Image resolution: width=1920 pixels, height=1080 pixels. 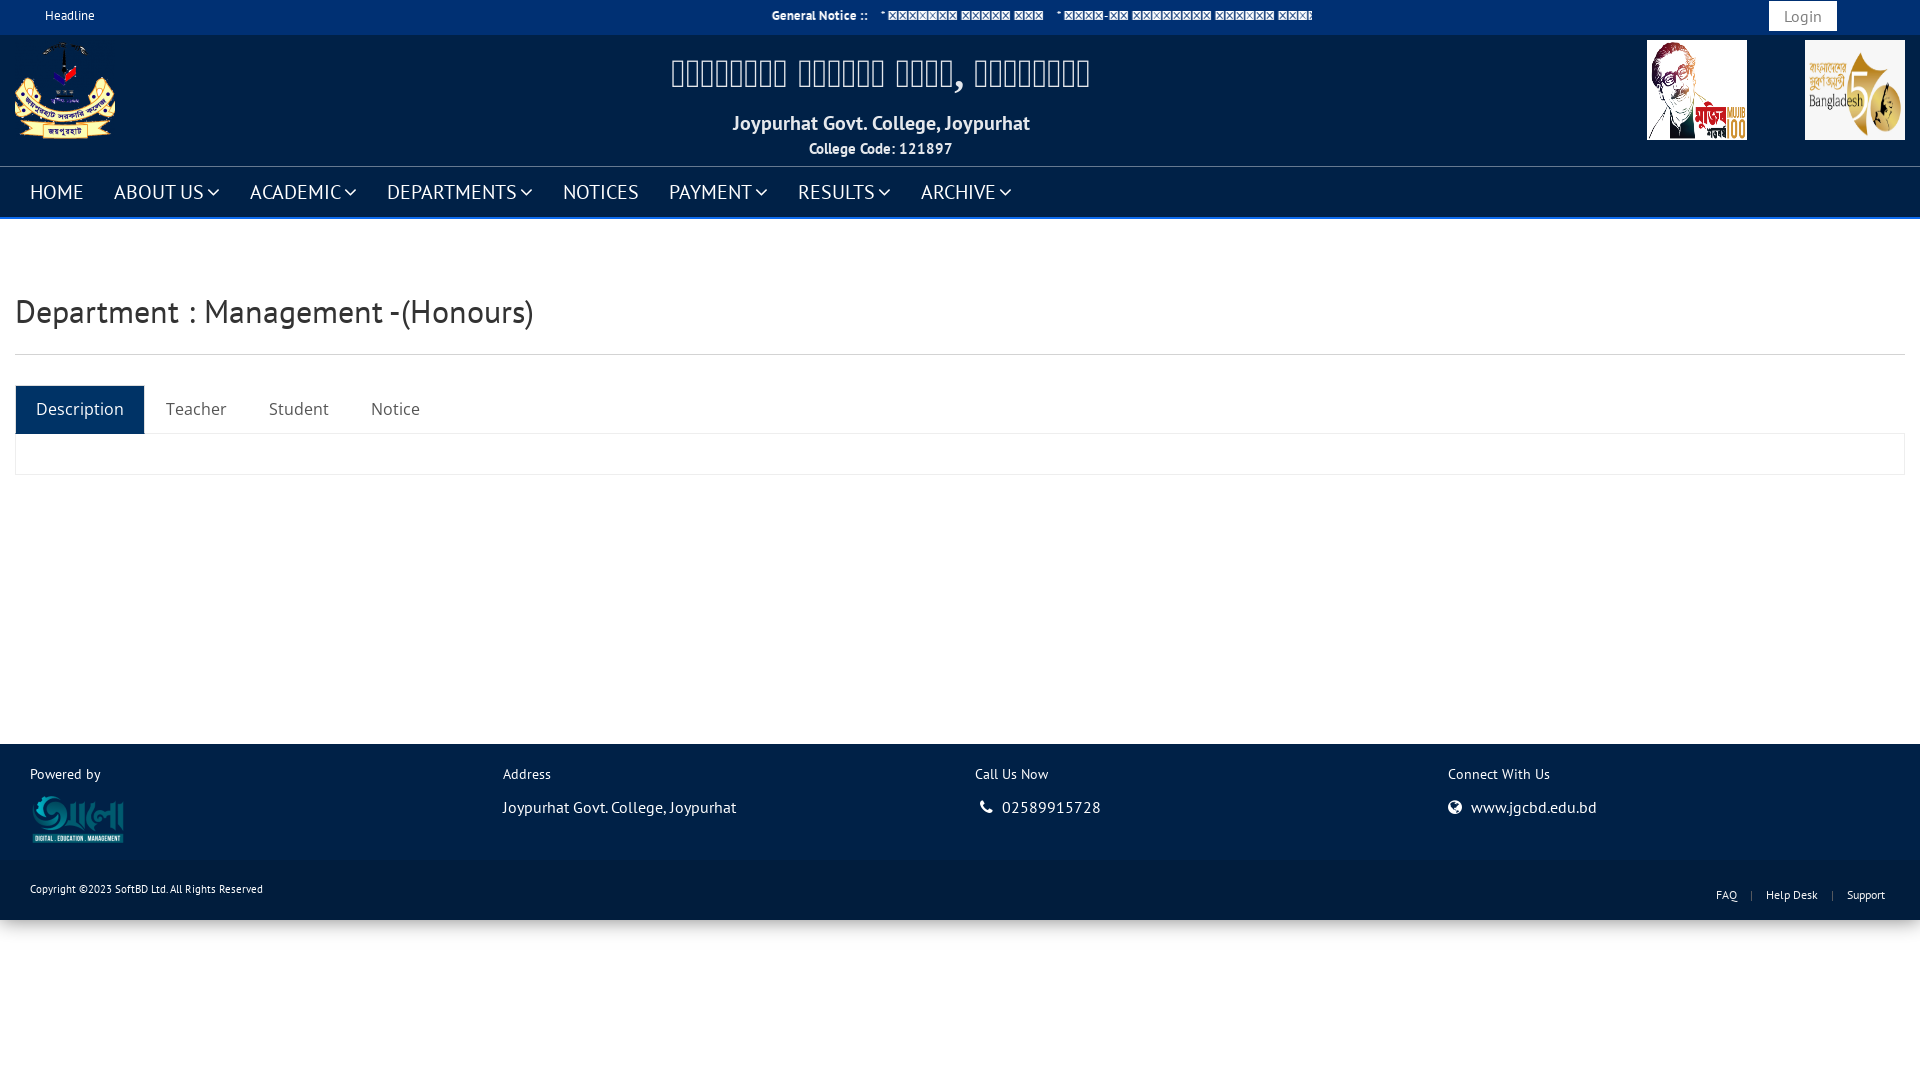 What do you see at coordinates (599, 191) in the screenshot?
I see `'NOTICES'` at bounding box center [599, 191].